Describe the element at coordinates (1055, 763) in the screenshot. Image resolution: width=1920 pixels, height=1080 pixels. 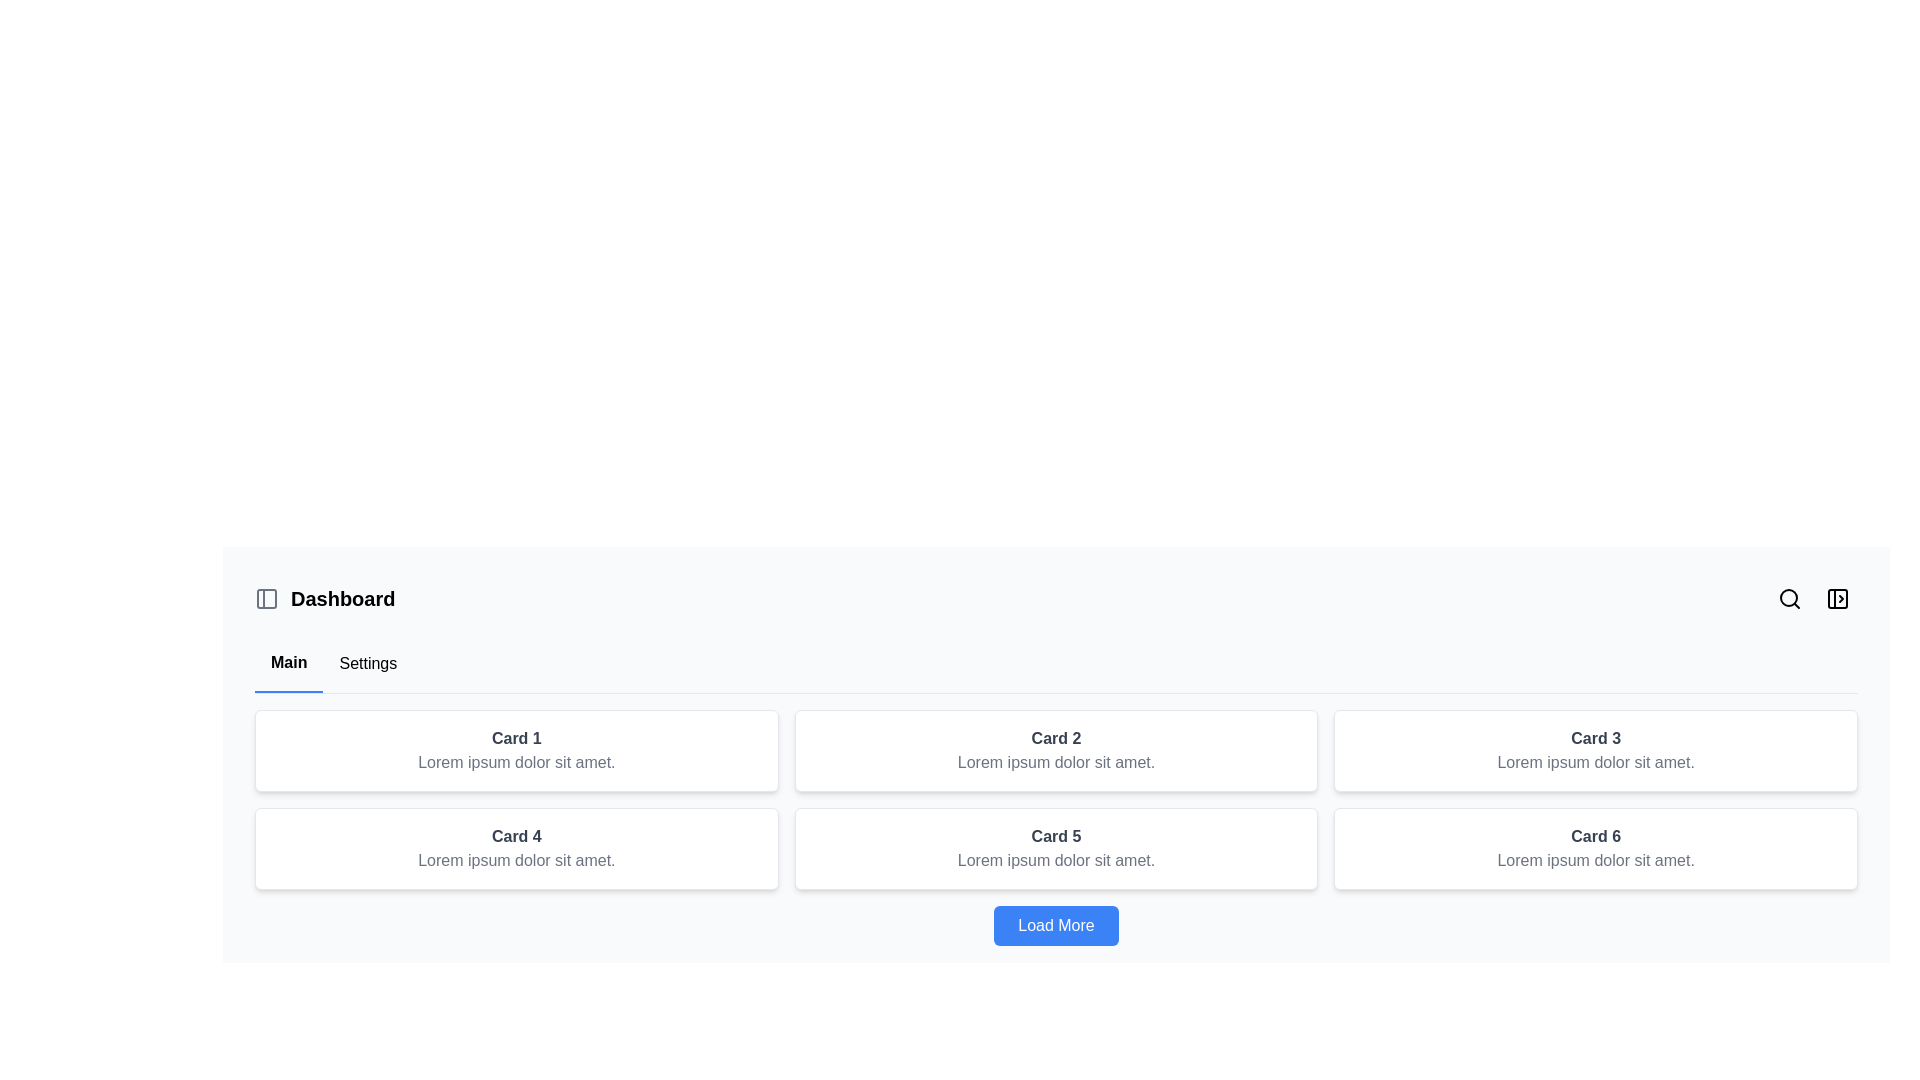
I see `the Text label located within 'Card 2', which provides additional content or context, and is positioned directly below the main title of the card` at that location.